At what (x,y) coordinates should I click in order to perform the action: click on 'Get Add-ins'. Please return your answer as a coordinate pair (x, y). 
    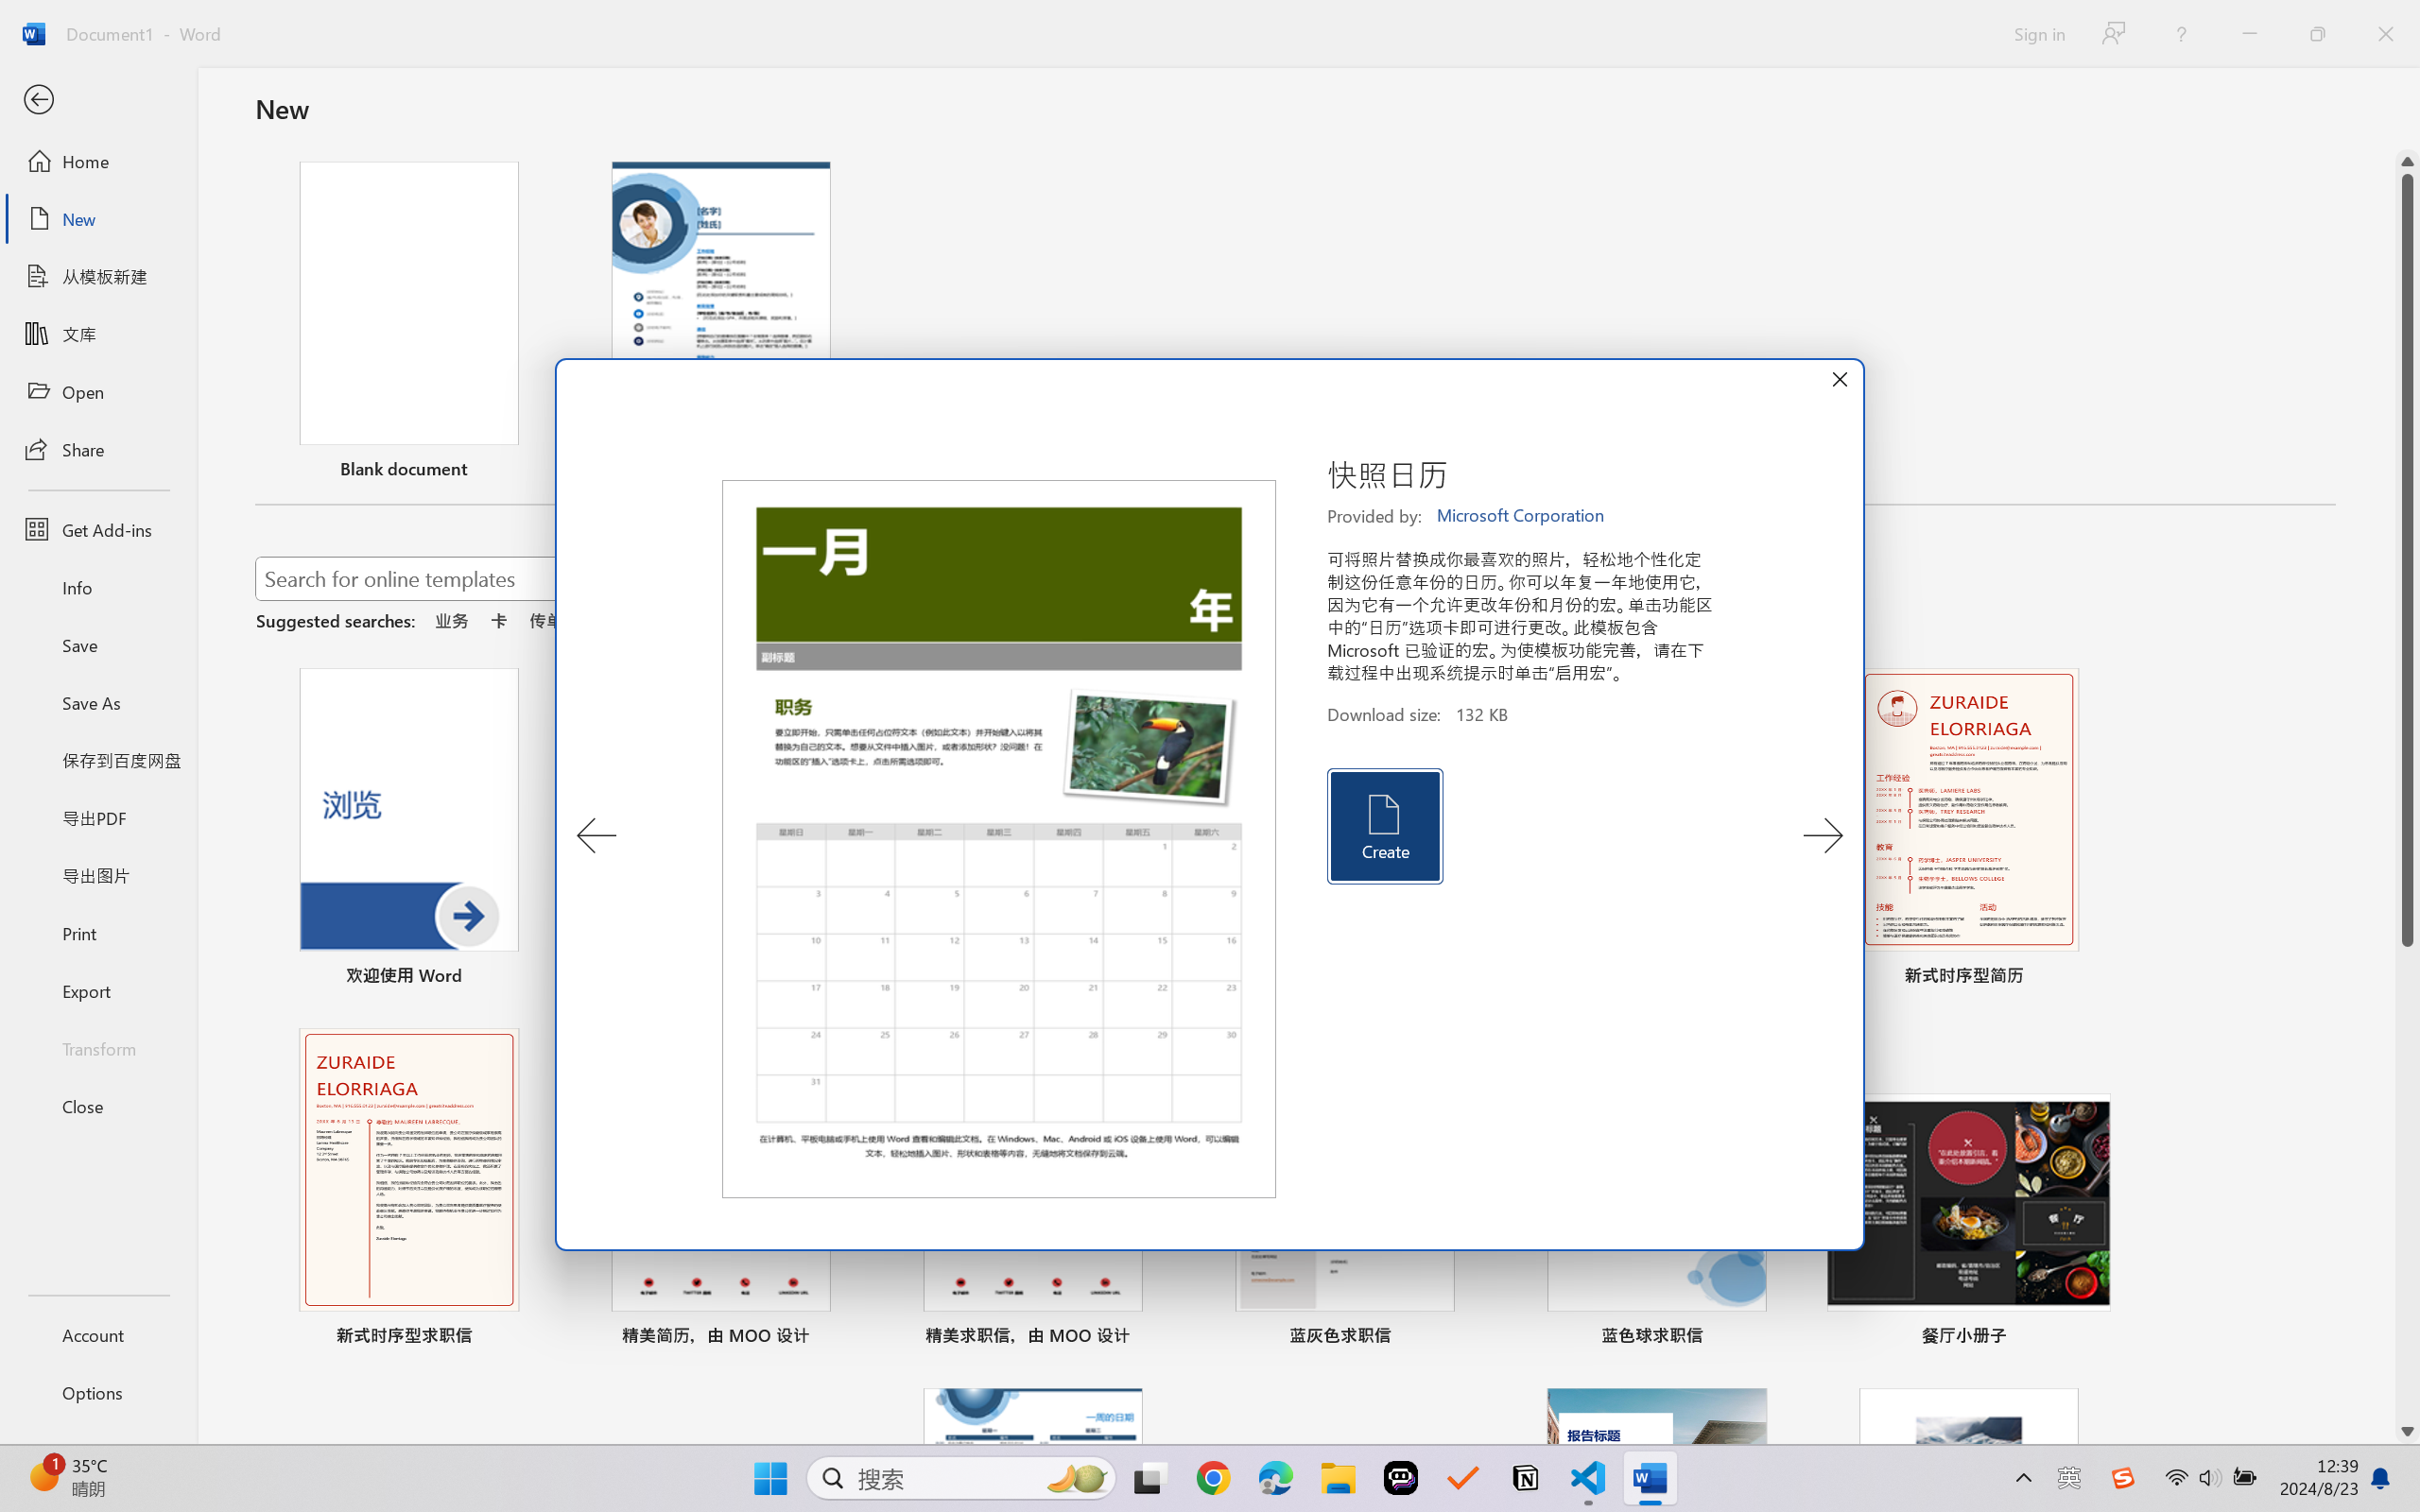
    Looking at the image, I should click on (97, 528).